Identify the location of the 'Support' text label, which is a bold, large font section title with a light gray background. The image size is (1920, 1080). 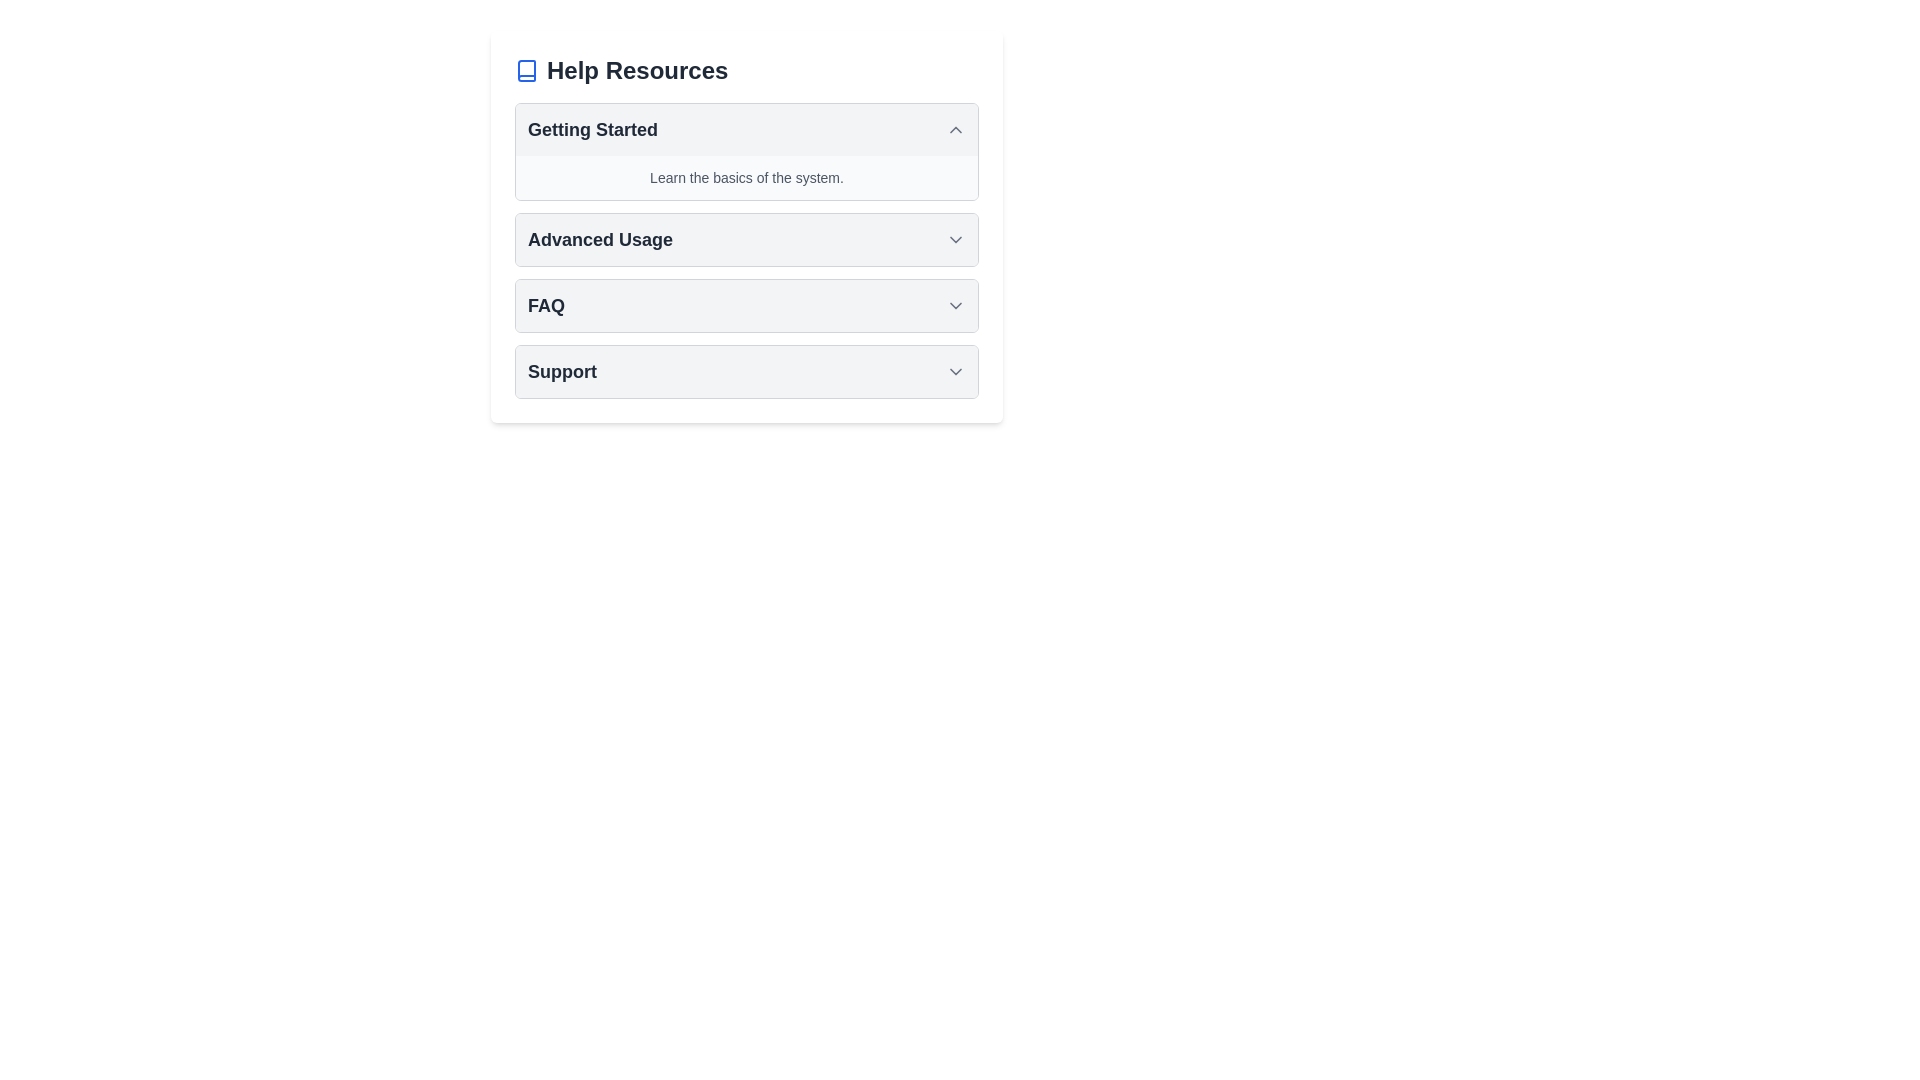
(561, 371).